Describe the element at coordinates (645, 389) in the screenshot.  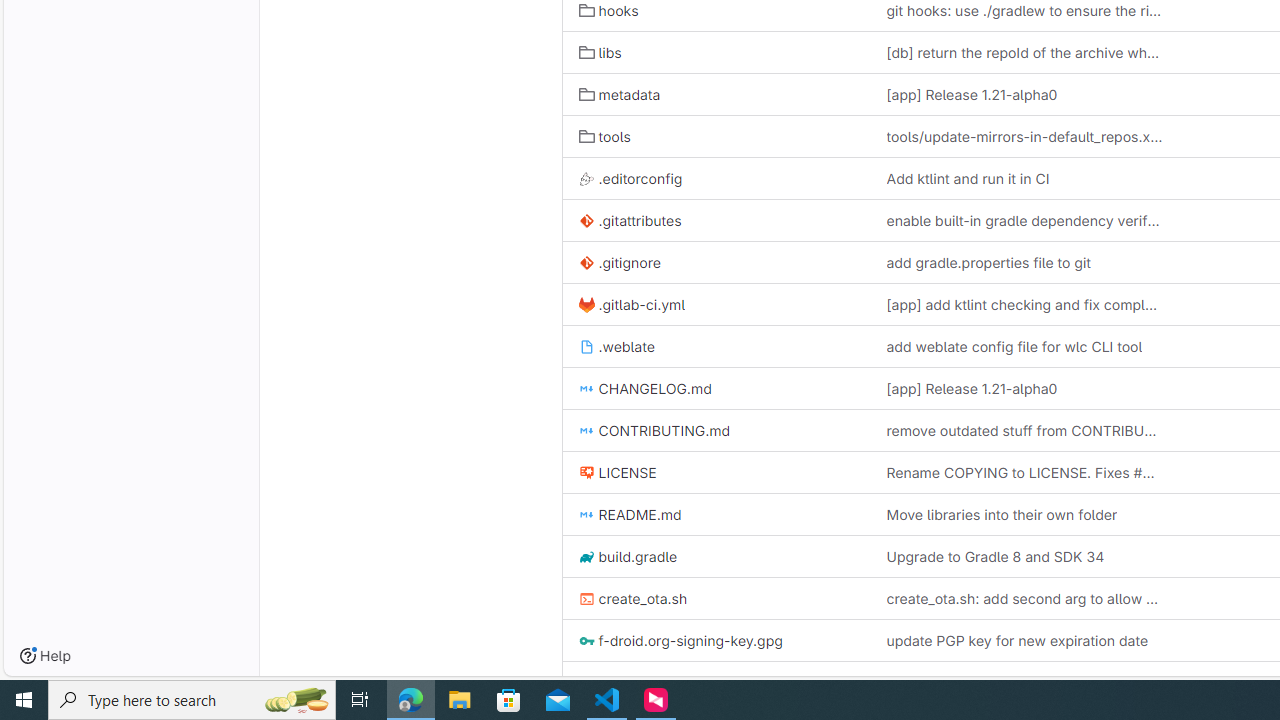
I see `'CHANGELOG.md'` at that location.